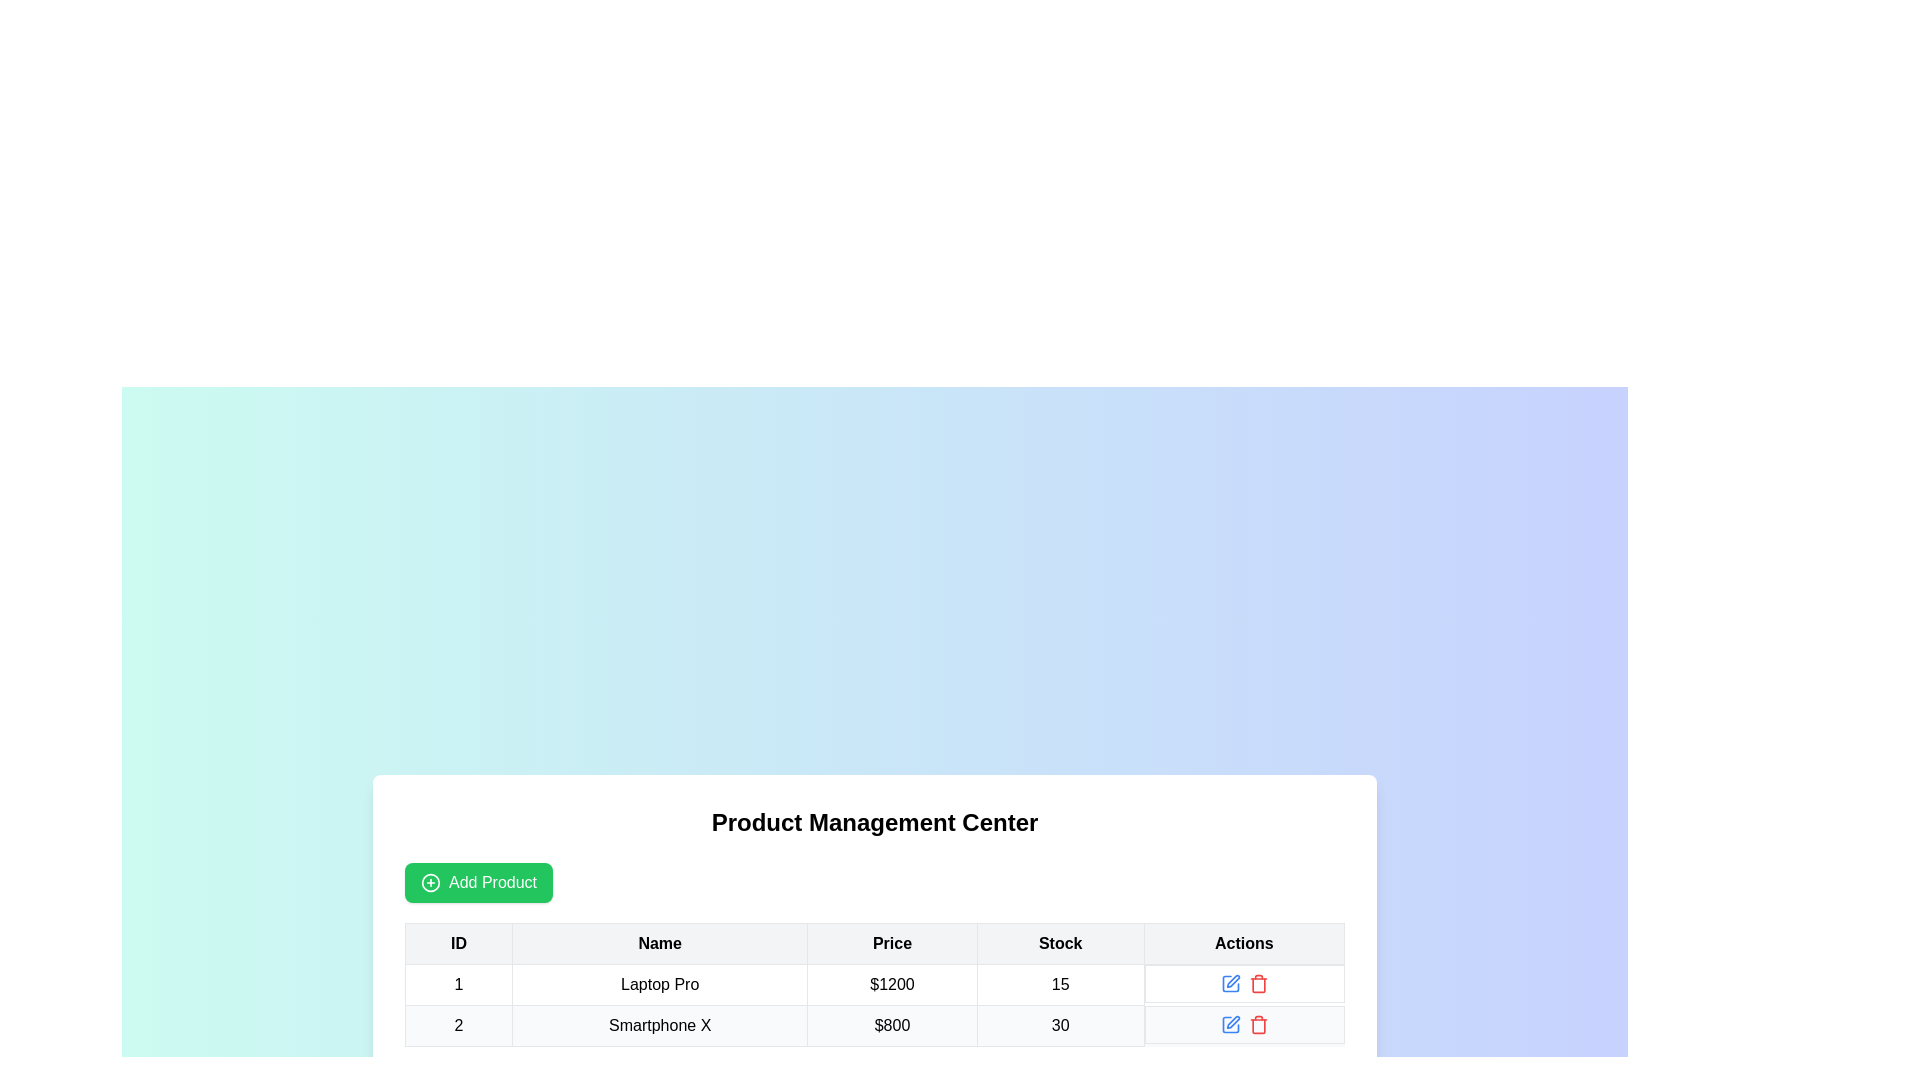 This screenshot has height=1080, width=1920. Describe the element at coordinates (1059, 944) in the screenshot. I see `the 'Stock' column header cell in the table, which is the fourth column header located between the 'Price' and 'Actions' headers` at that location.